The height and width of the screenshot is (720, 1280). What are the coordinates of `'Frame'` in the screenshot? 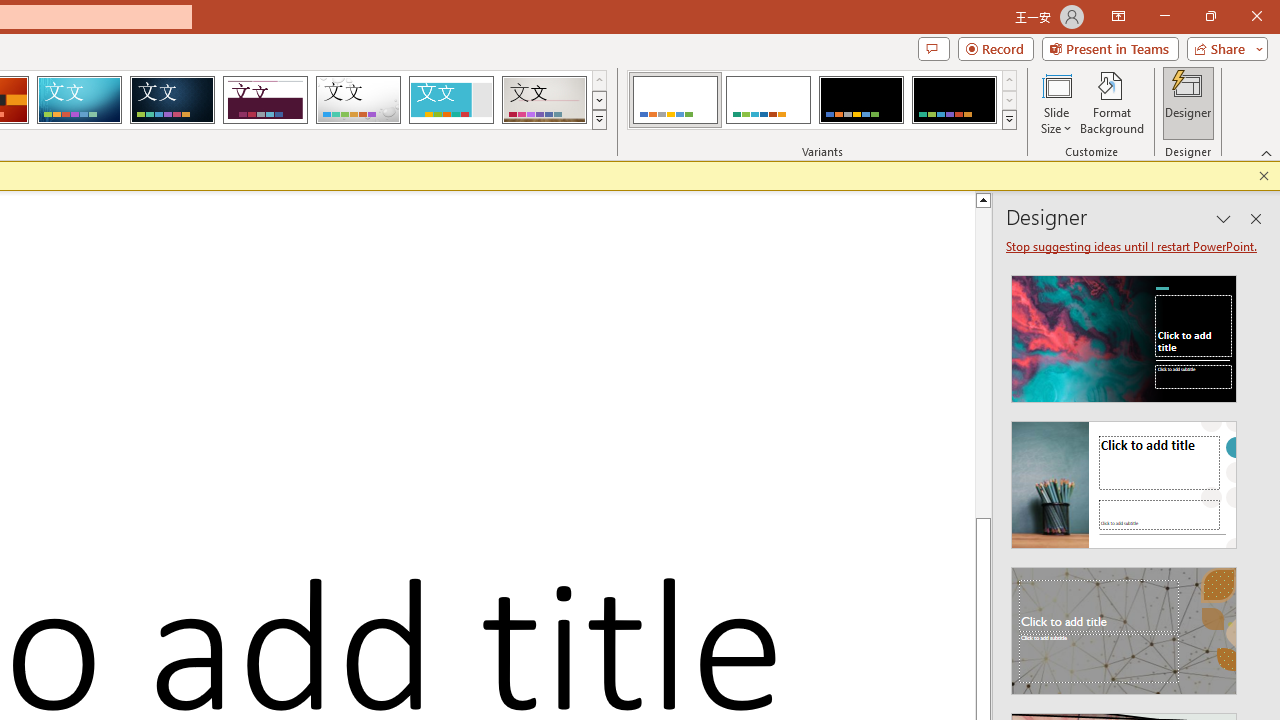 It's located at (450, 100).